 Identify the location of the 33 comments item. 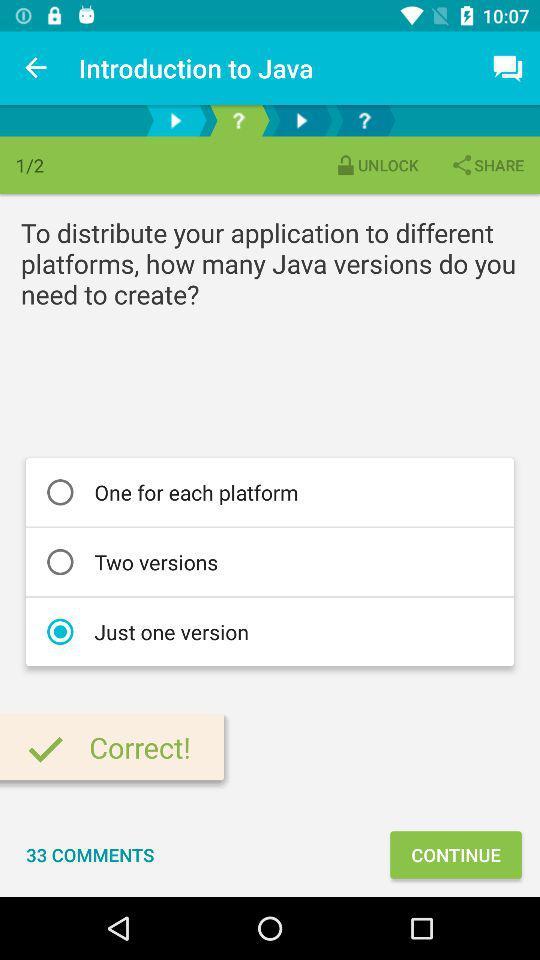
(89, 853).